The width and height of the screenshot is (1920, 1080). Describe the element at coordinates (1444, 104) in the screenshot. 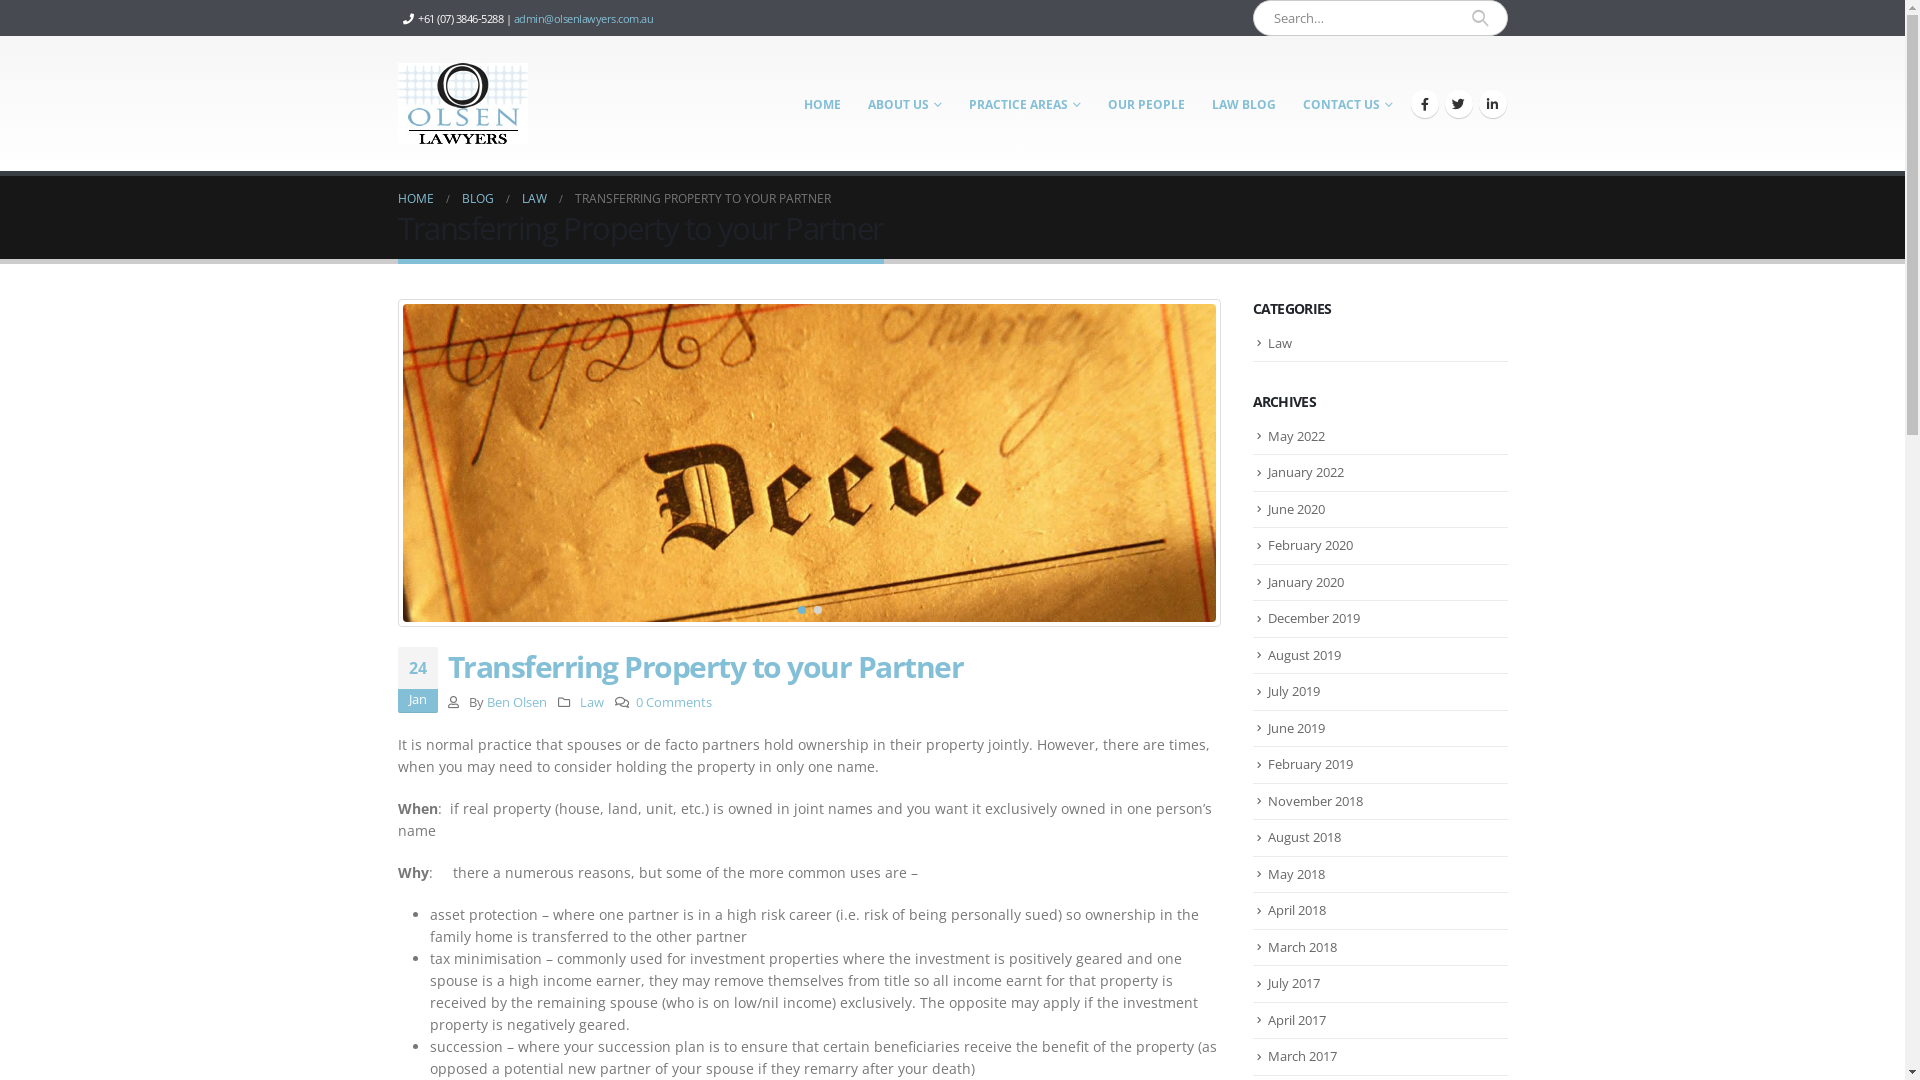

I see `'Twitter'` at that location.